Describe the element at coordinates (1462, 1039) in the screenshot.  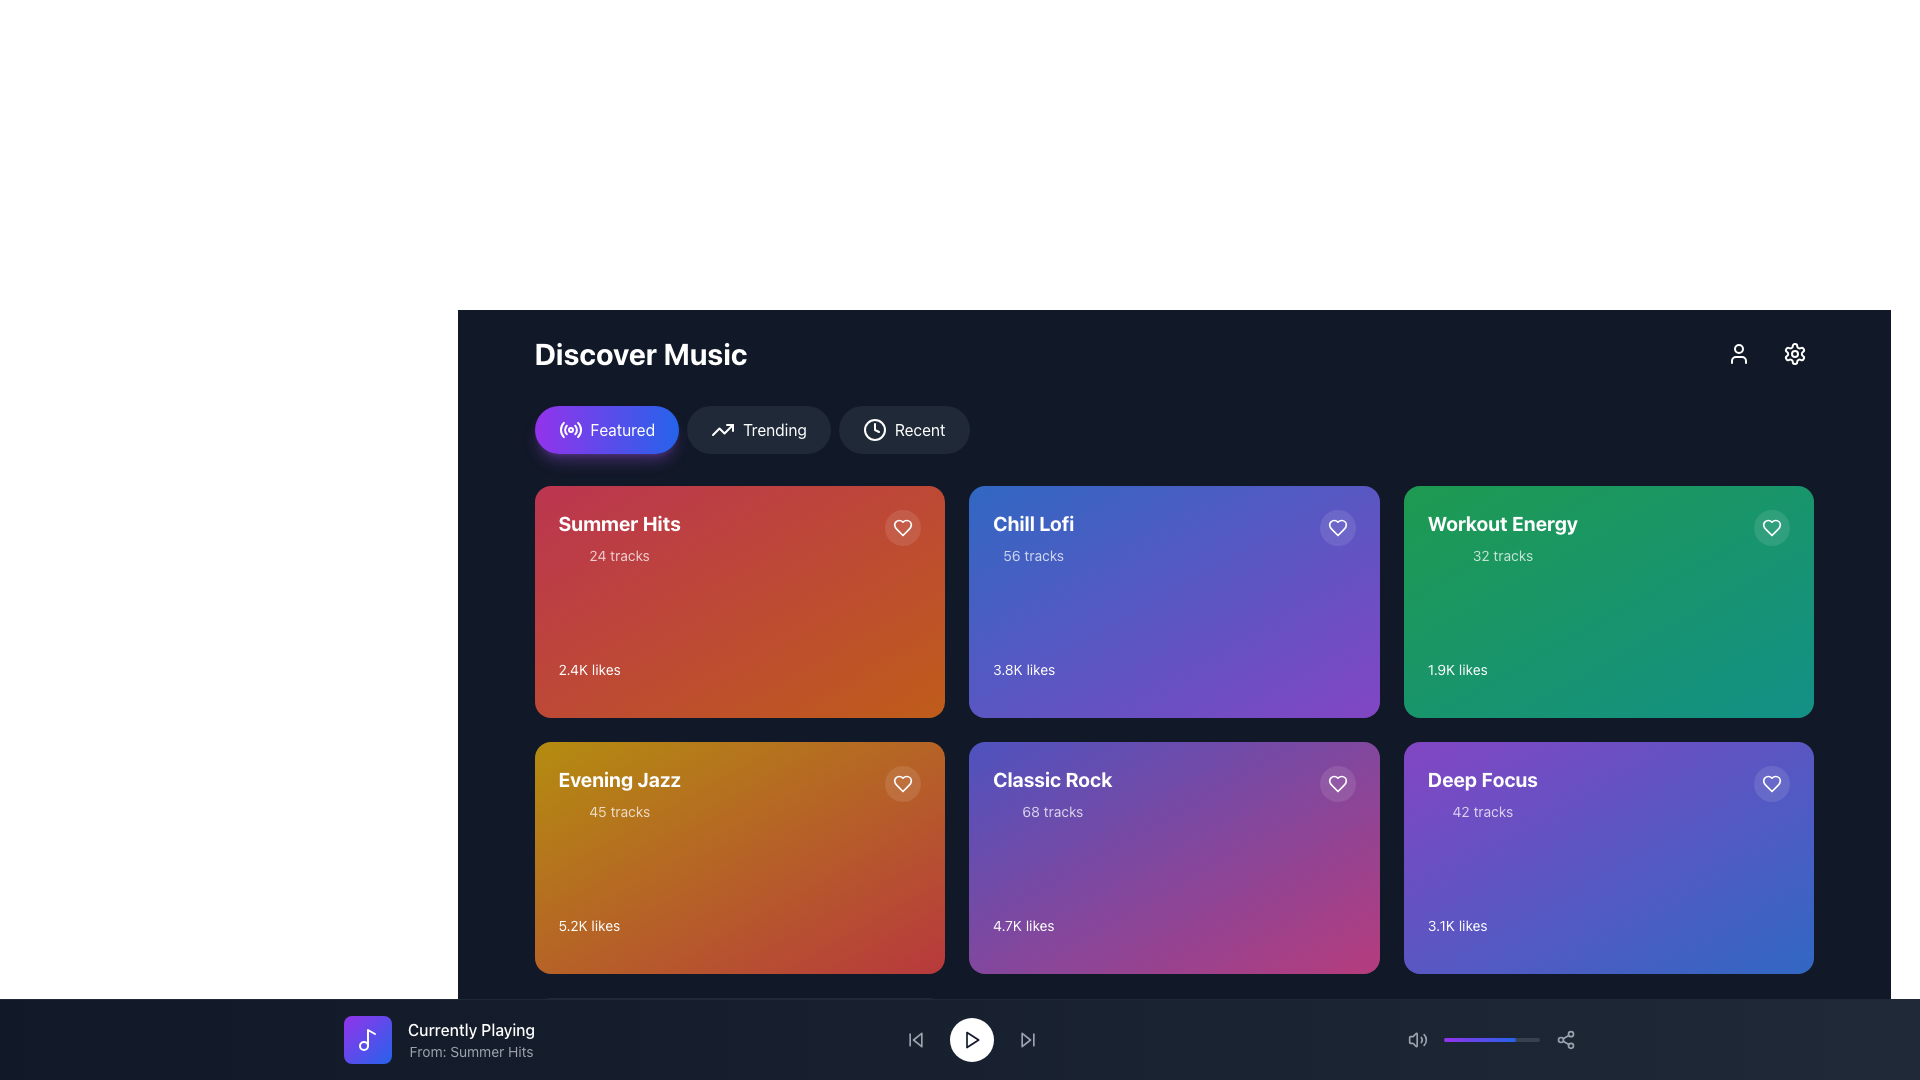
I see `volume level` at that location.